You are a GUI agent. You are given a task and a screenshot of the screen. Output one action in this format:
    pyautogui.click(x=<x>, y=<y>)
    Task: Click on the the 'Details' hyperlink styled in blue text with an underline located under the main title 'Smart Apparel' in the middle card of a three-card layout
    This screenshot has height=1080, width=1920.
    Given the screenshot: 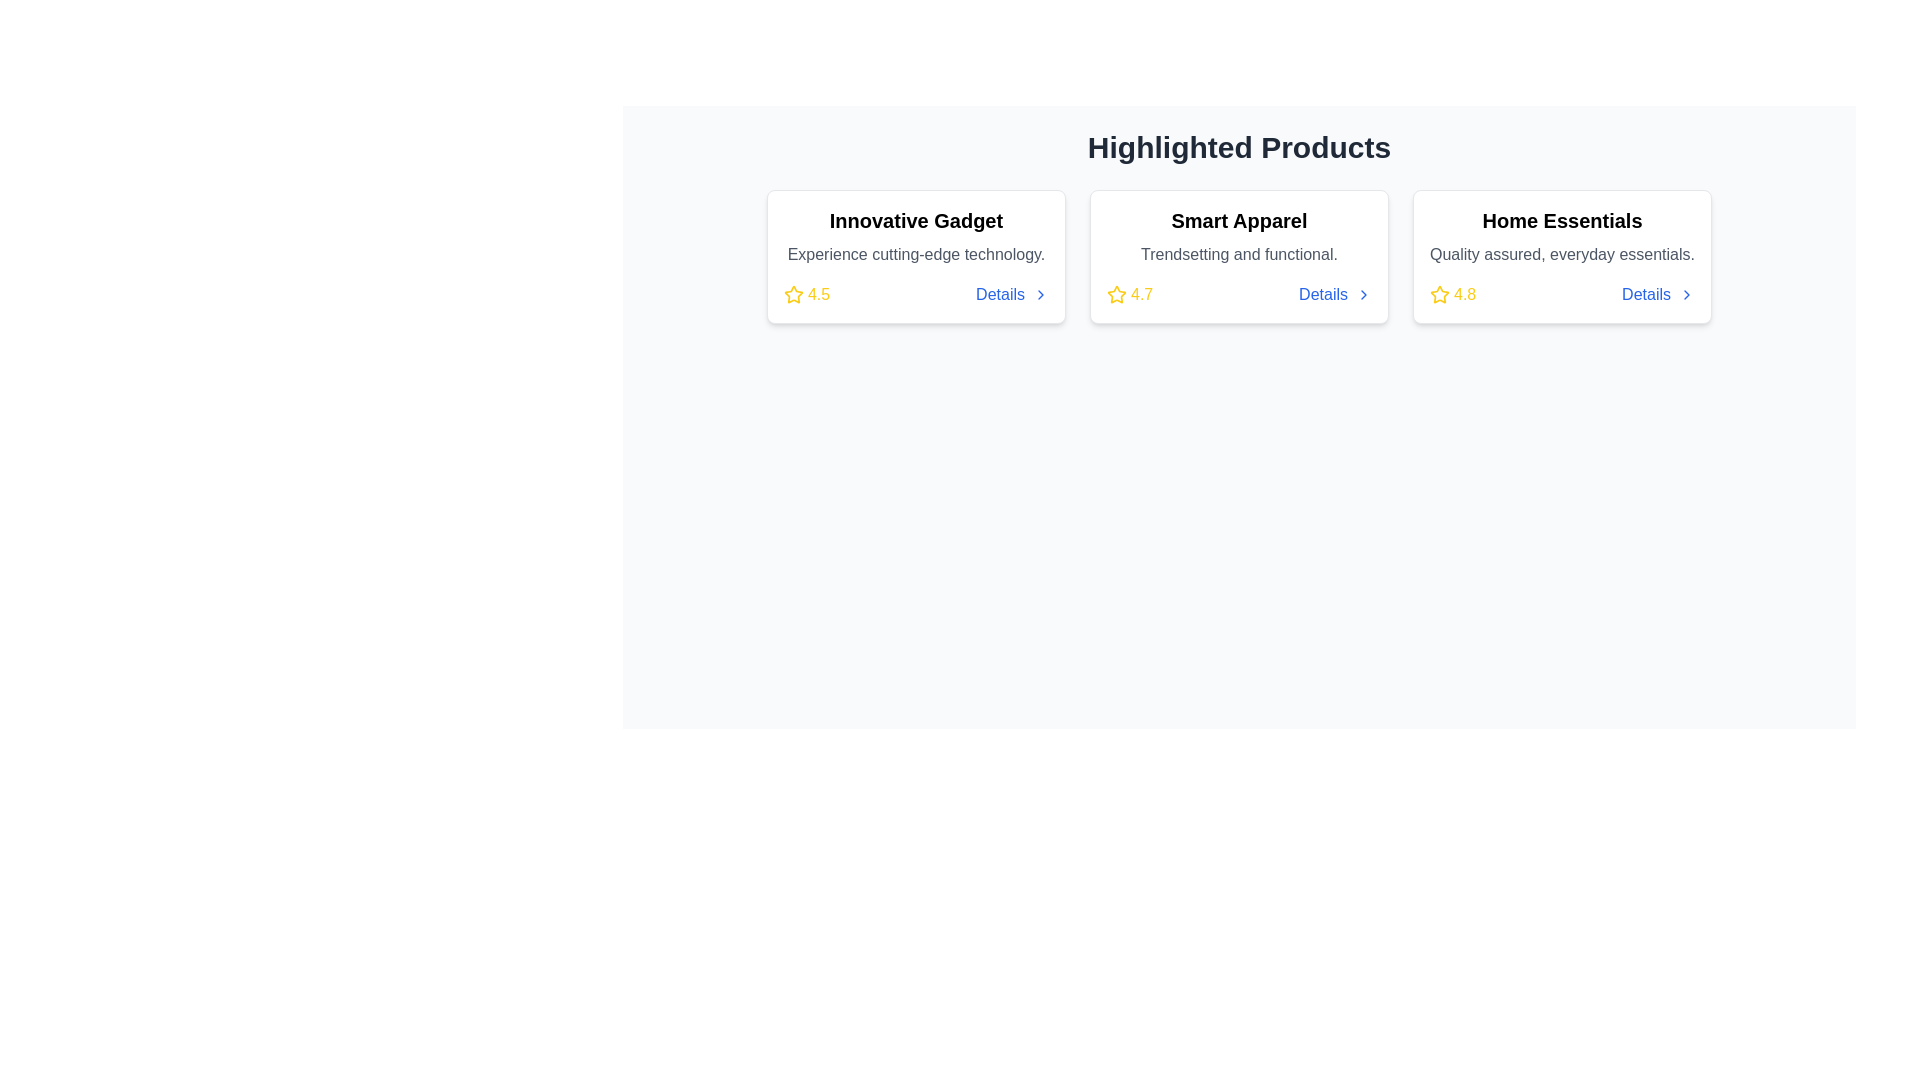 What is the action you would take?
    pyautogui.click(x=1323, y=294)
    